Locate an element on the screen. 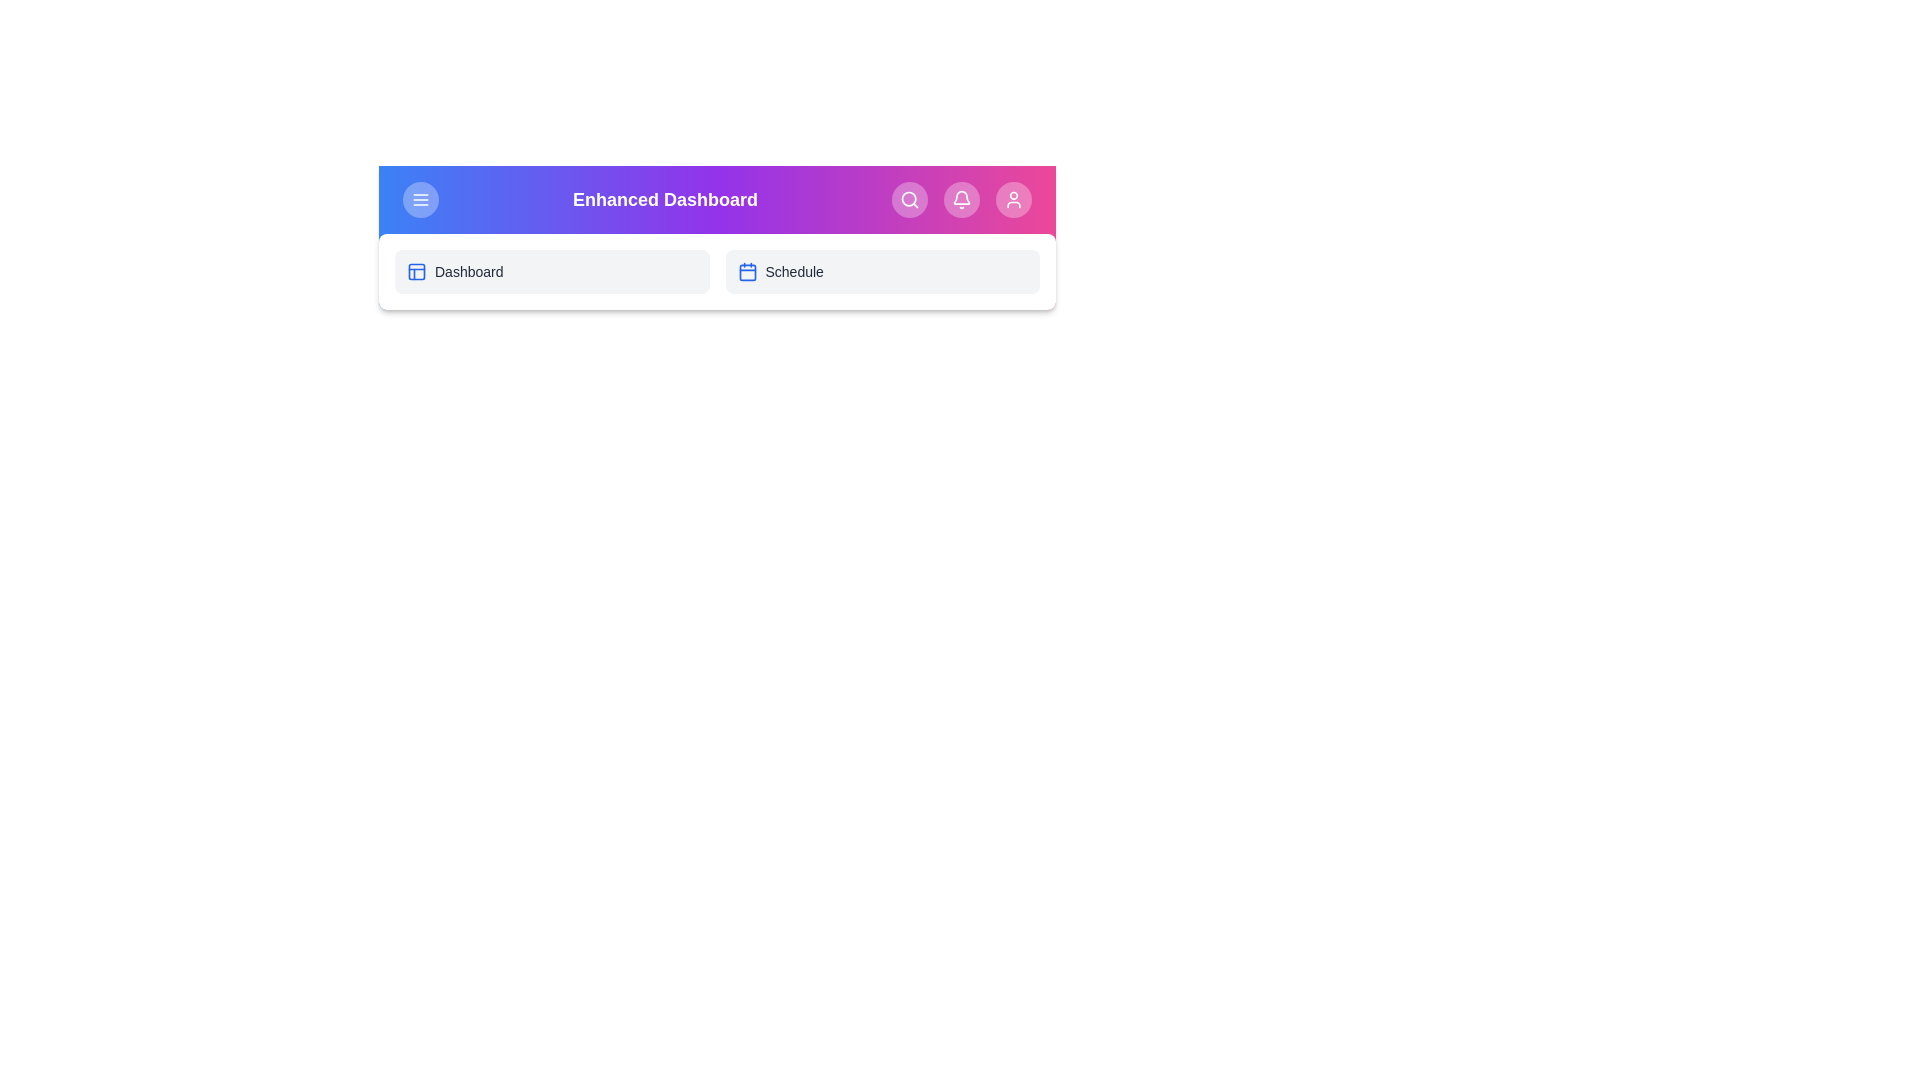  the Notifications button in the app bar is located at coordinates (961, 200).